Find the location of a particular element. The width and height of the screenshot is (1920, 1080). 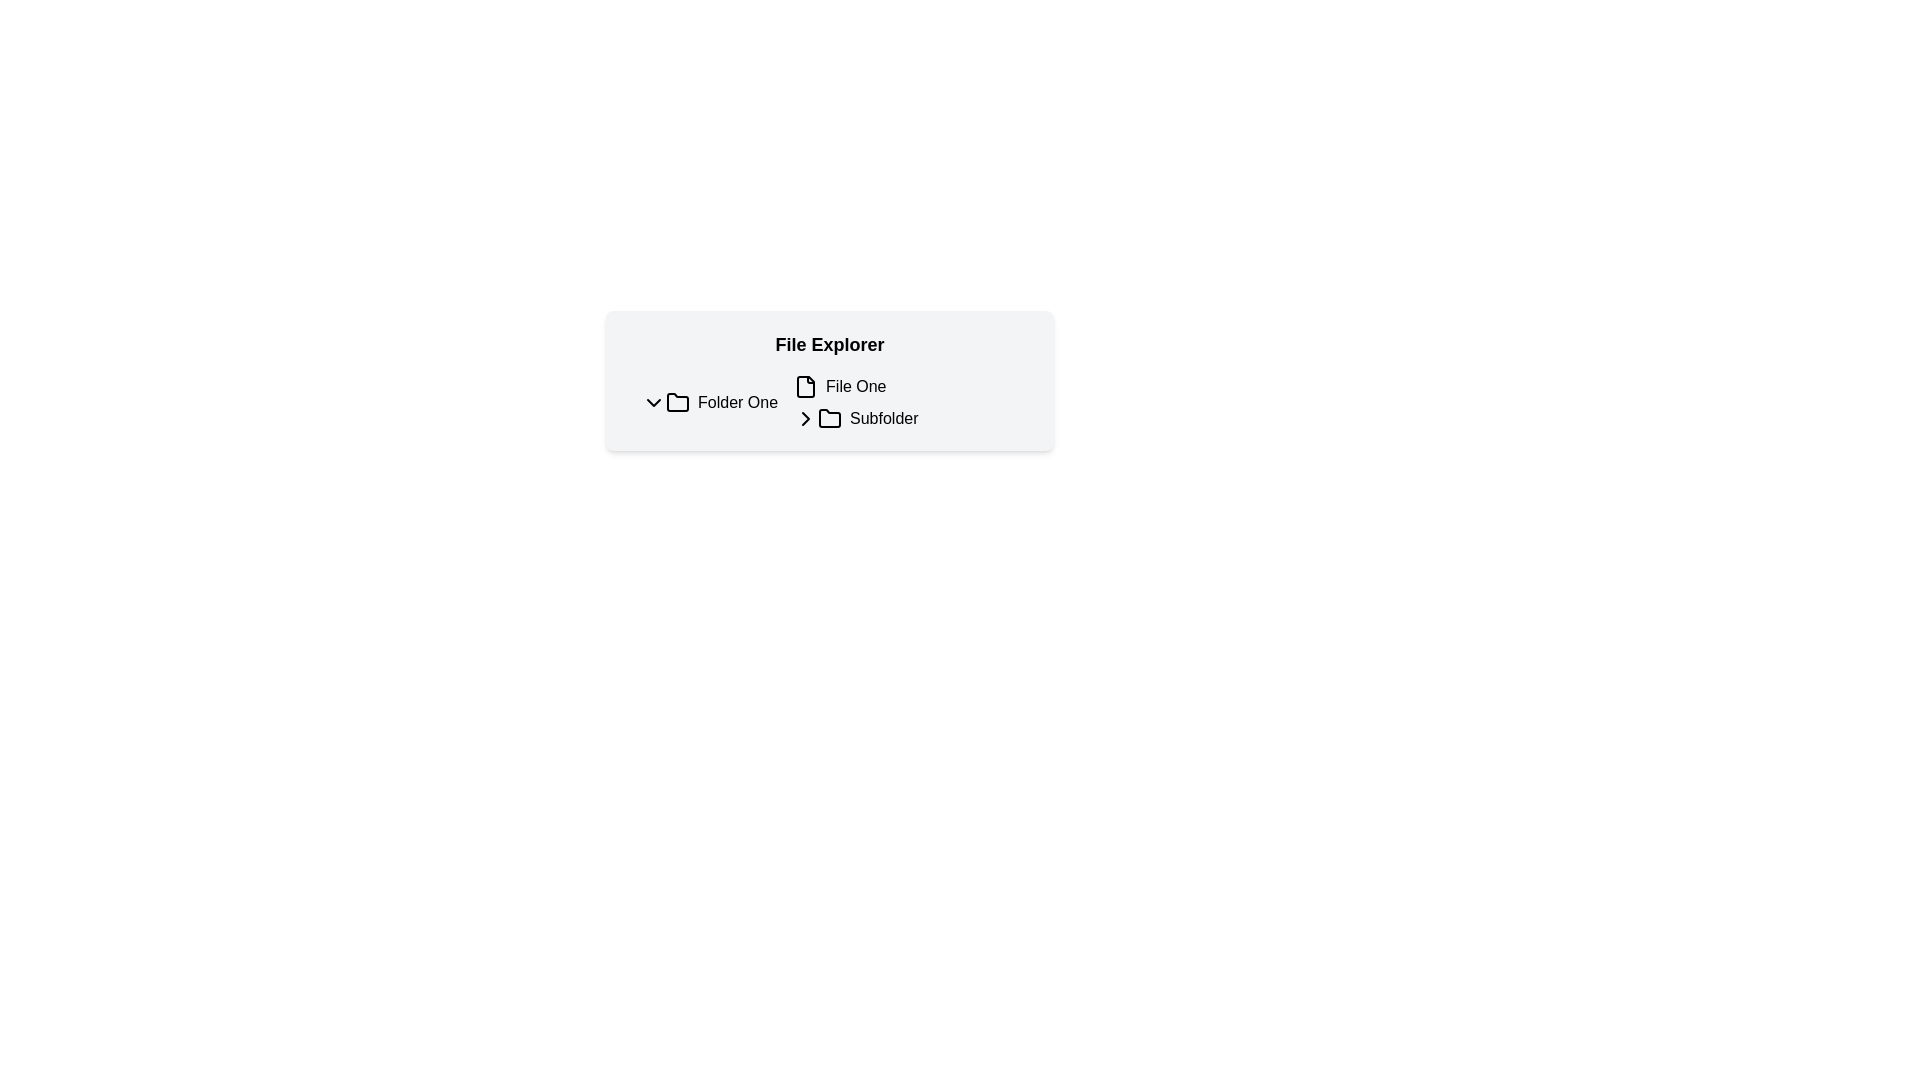

the 'File One' element in the file explorer is located at coordinates (840, 386).